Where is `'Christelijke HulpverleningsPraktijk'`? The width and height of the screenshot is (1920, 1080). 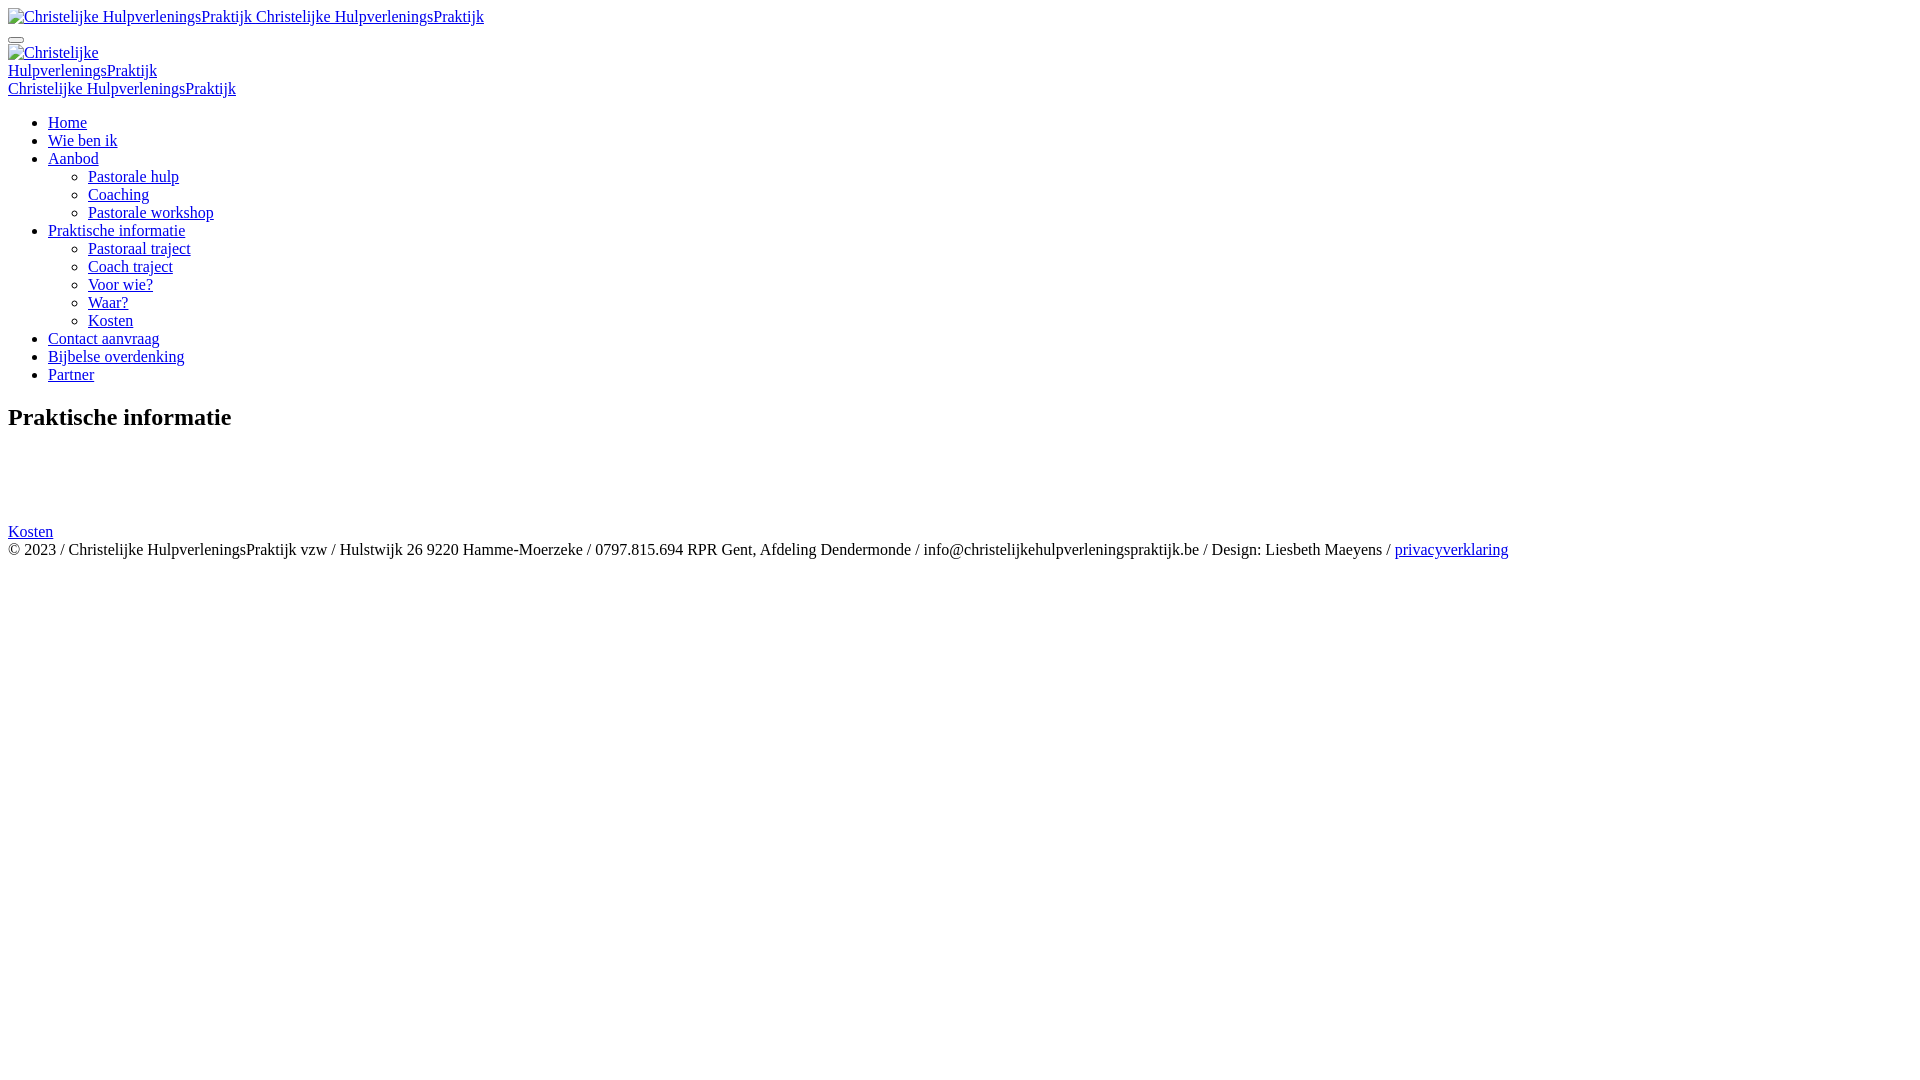
'Christelijke HulpverleningsPraktijk' is located at coordinates (81, 60).